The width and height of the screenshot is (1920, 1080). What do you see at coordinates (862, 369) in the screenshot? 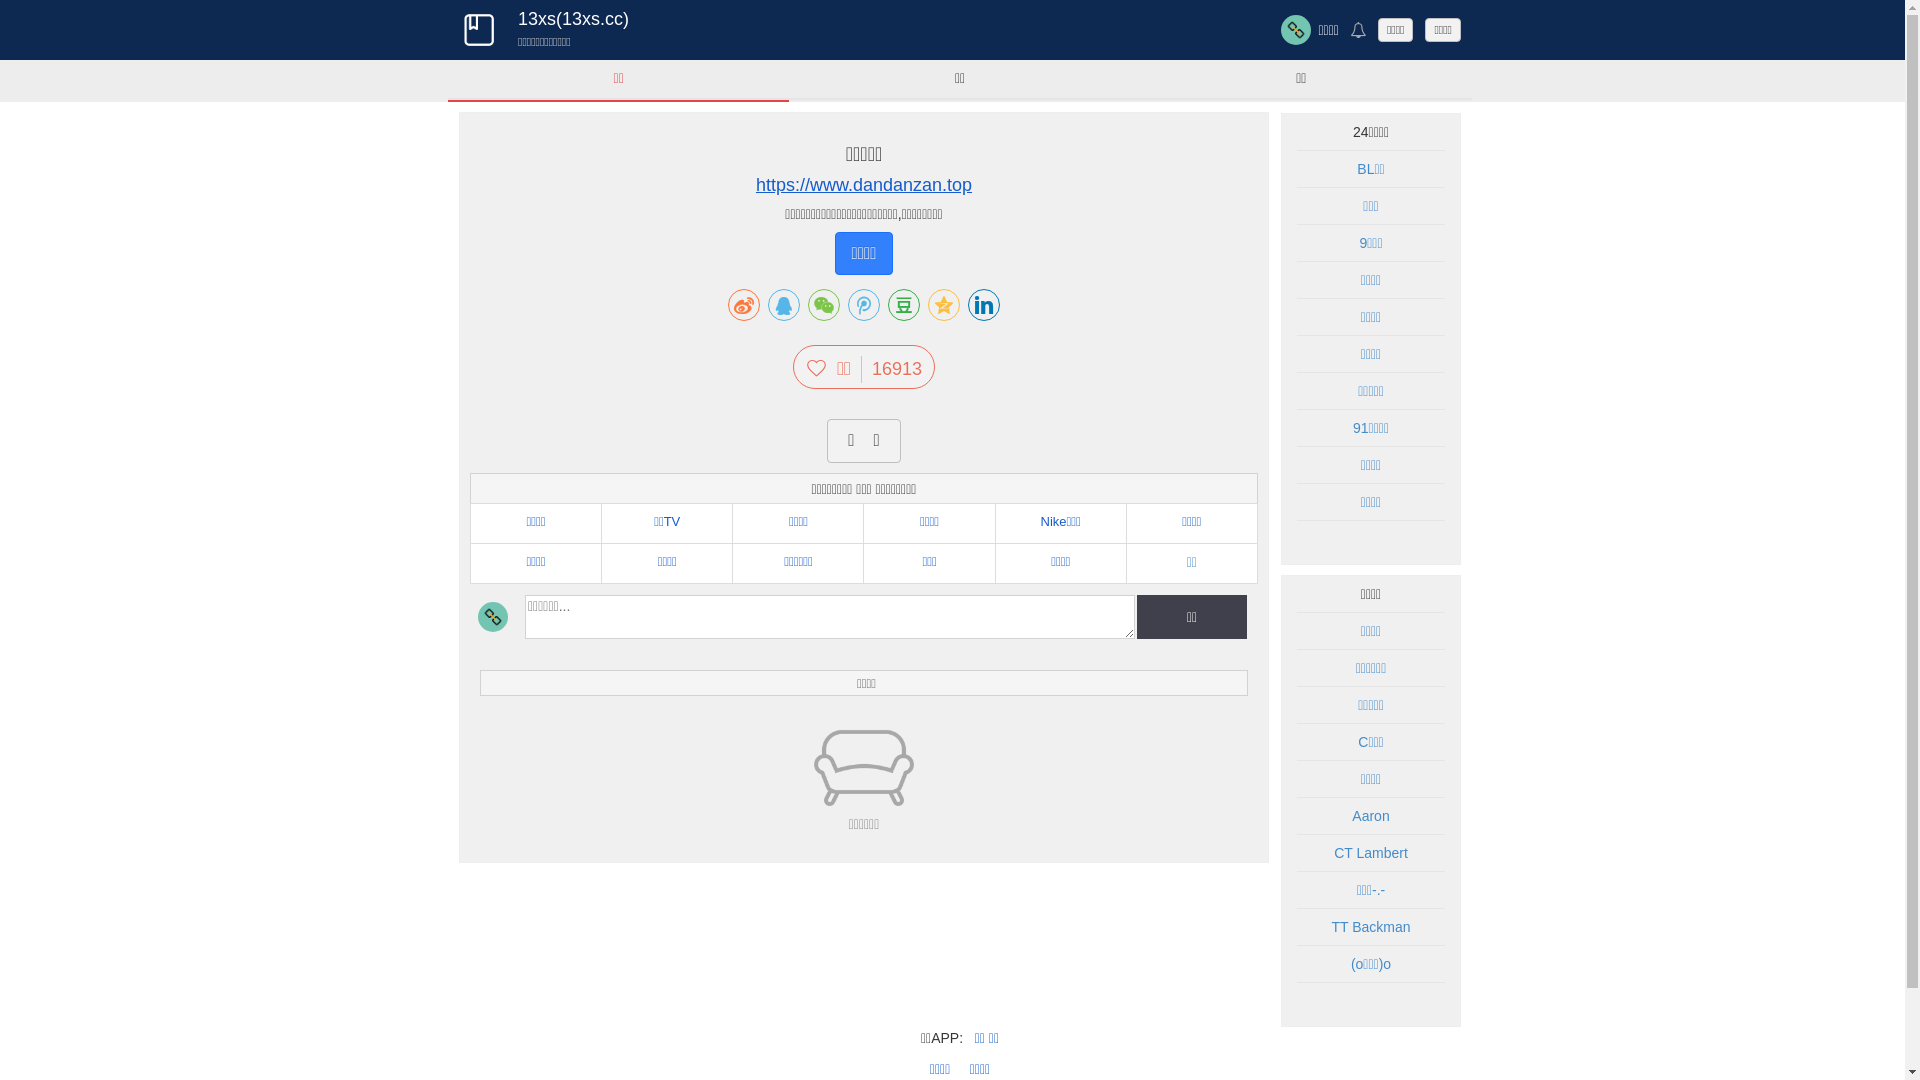
I see `'16913'` at bounding box center [862, 369].